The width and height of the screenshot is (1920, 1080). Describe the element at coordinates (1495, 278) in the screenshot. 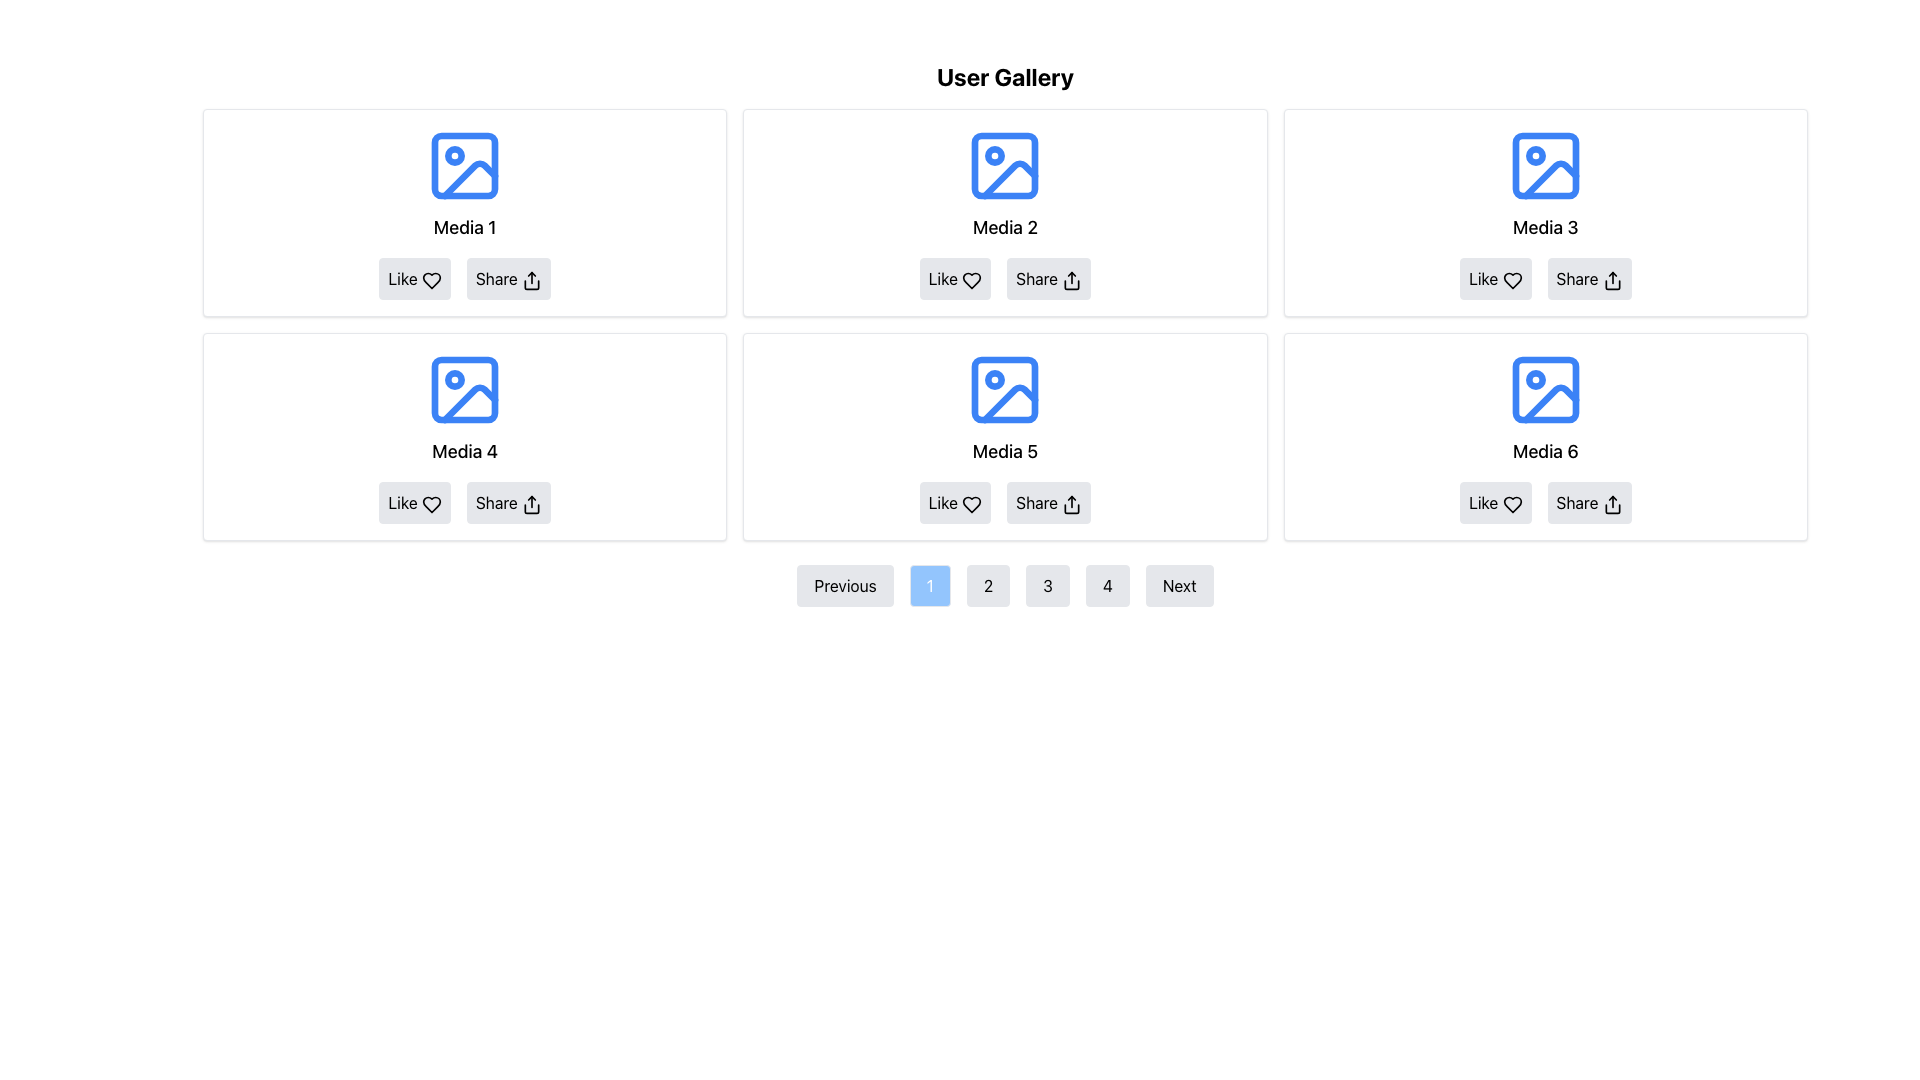

I see `the 'Like' button located directly below the 'Media 3' image in the third column of the top row, which is the leftmost button among two horizontally aligned buttons` at that location.